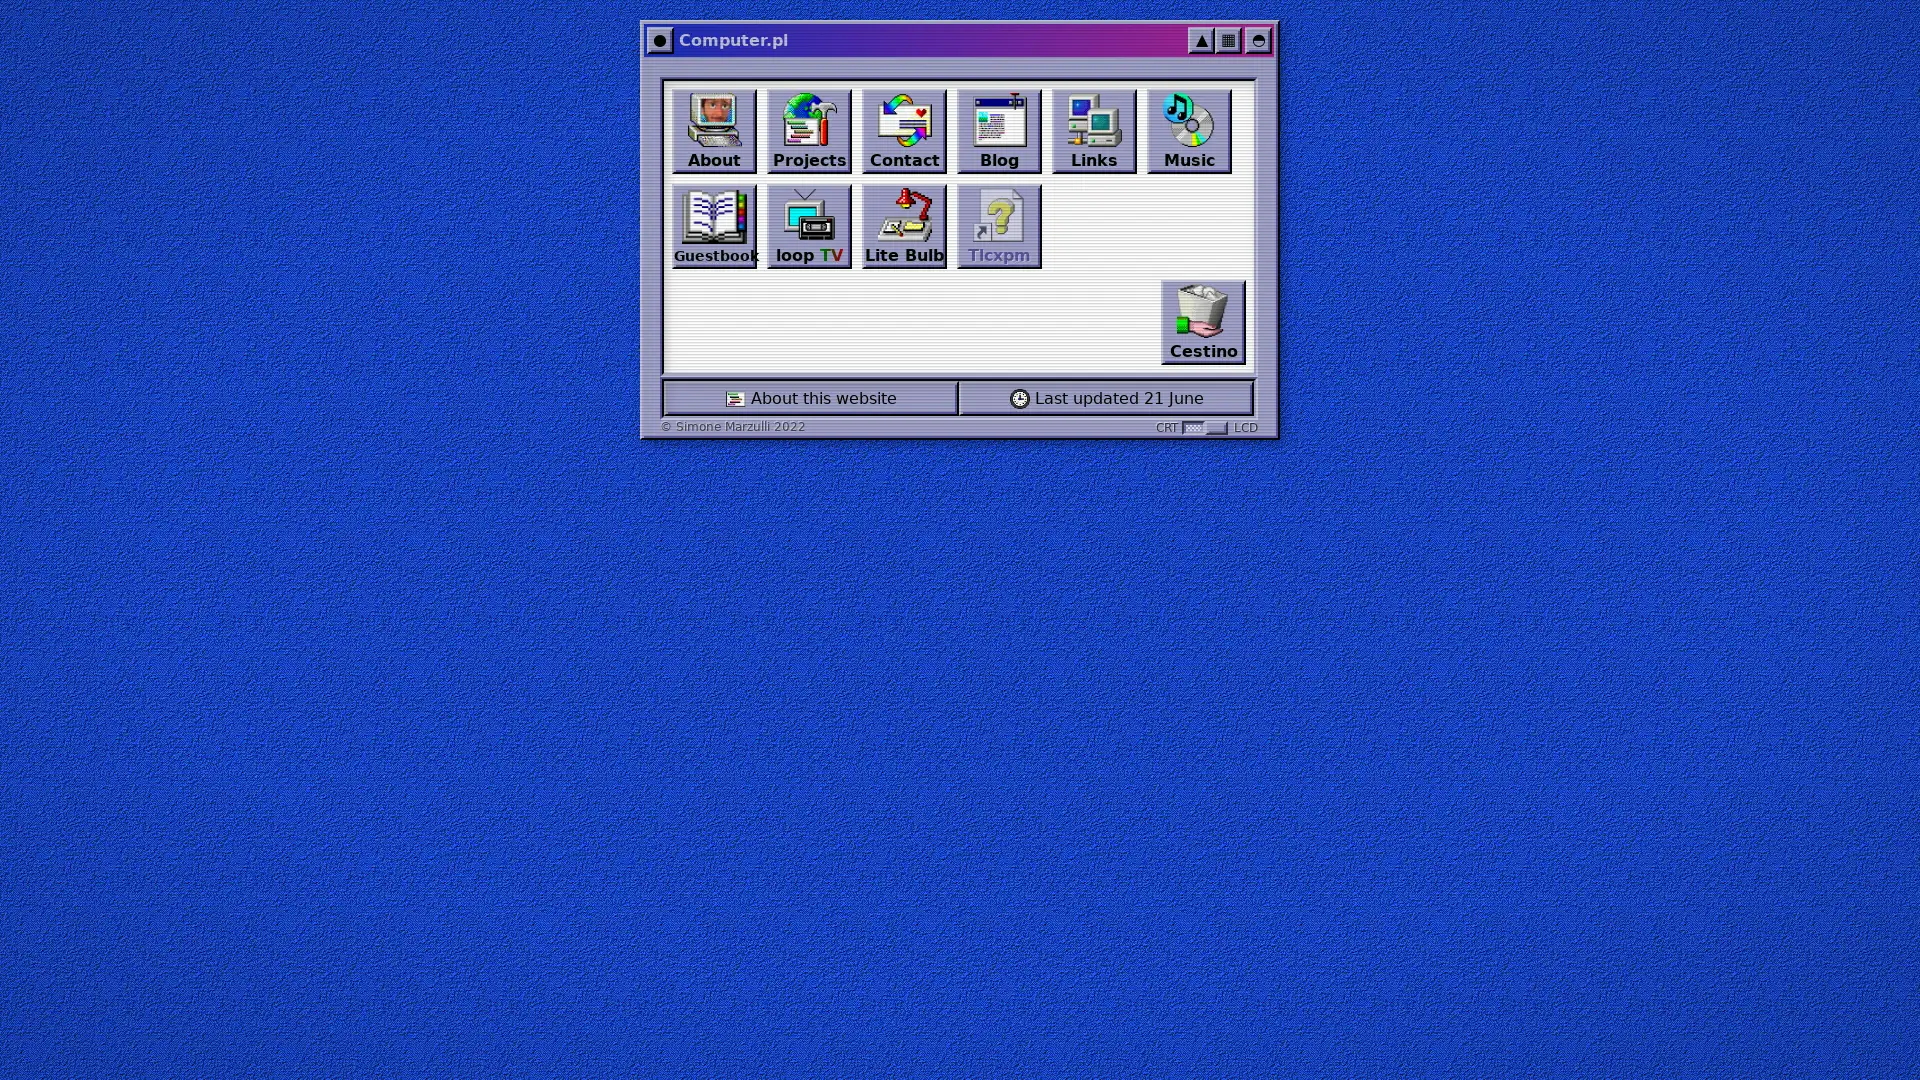 This screenshot has height=1080, width=1920. Describe the element at coordinates (714, 131) in the screenshot. I see `about About` at that location.